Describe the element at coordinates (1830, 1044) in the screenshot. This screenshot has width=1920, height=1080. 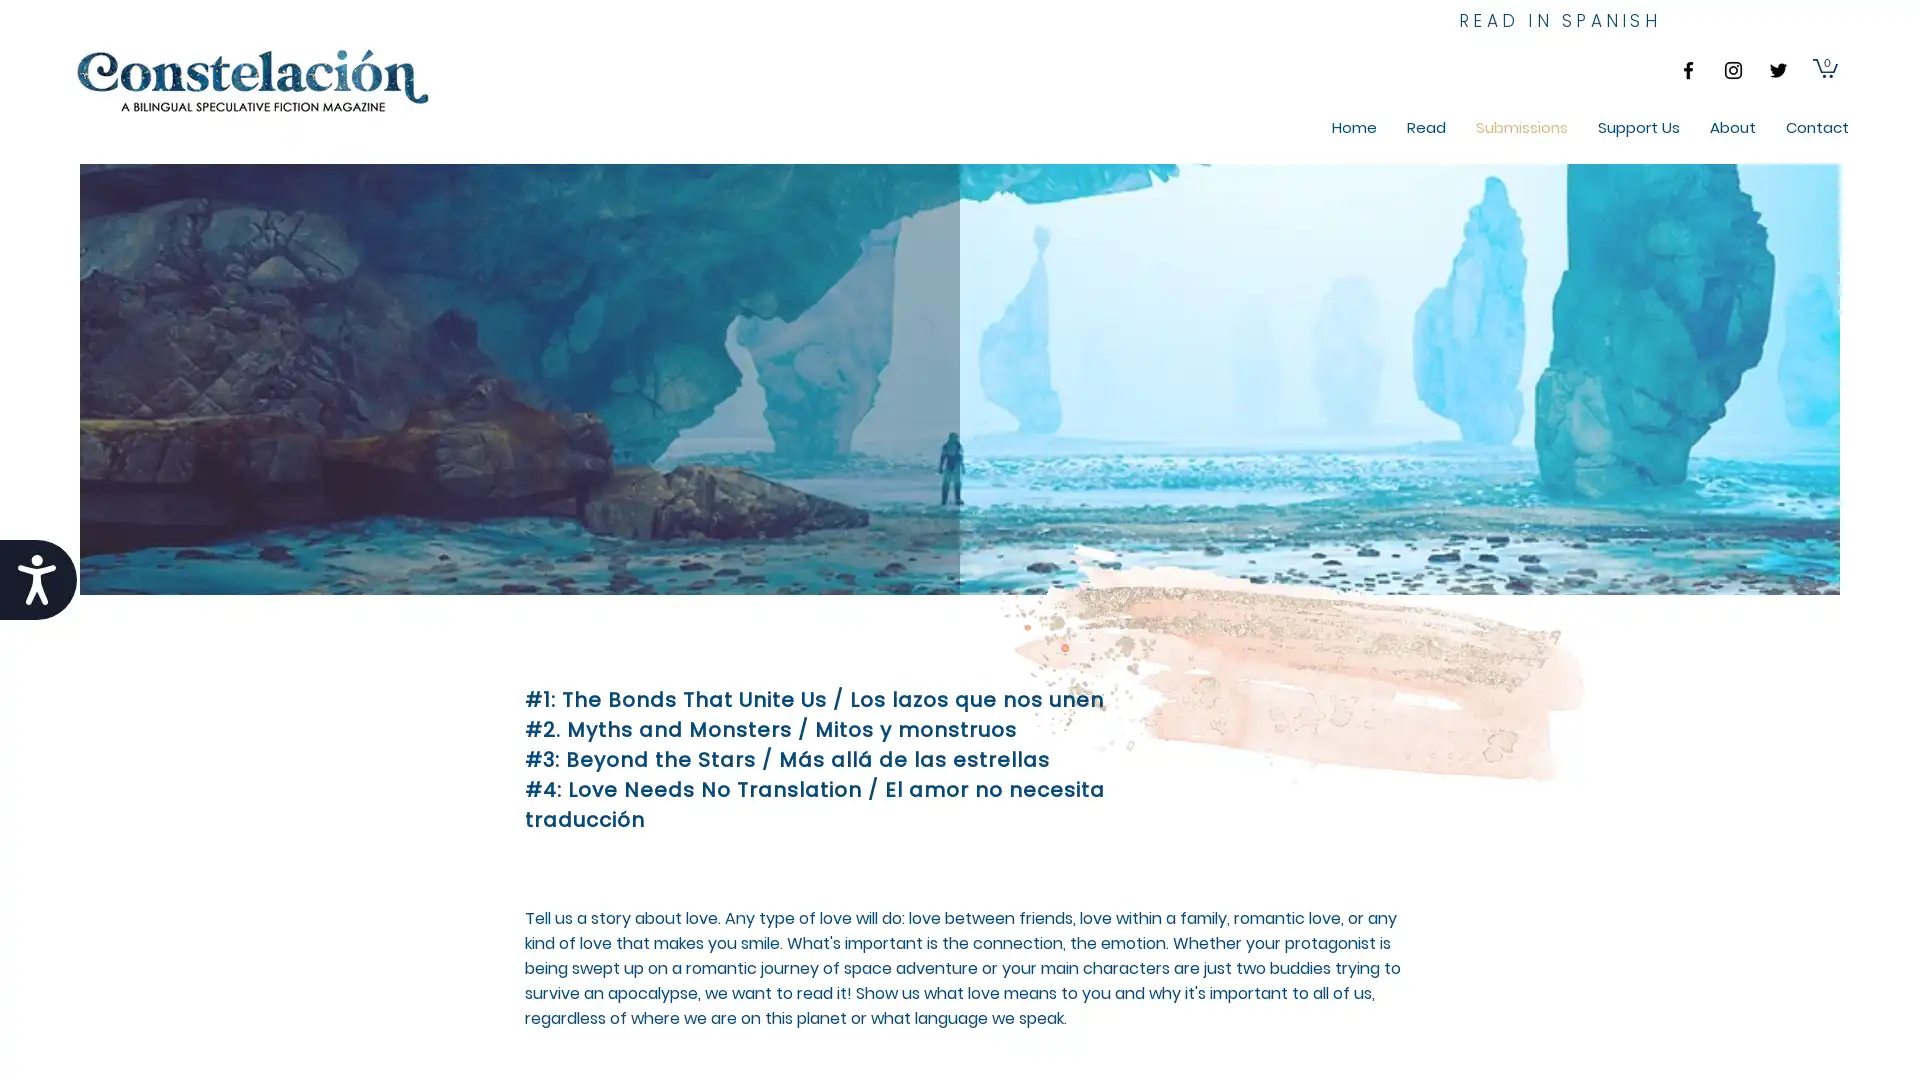
I see `Accept` at that location.